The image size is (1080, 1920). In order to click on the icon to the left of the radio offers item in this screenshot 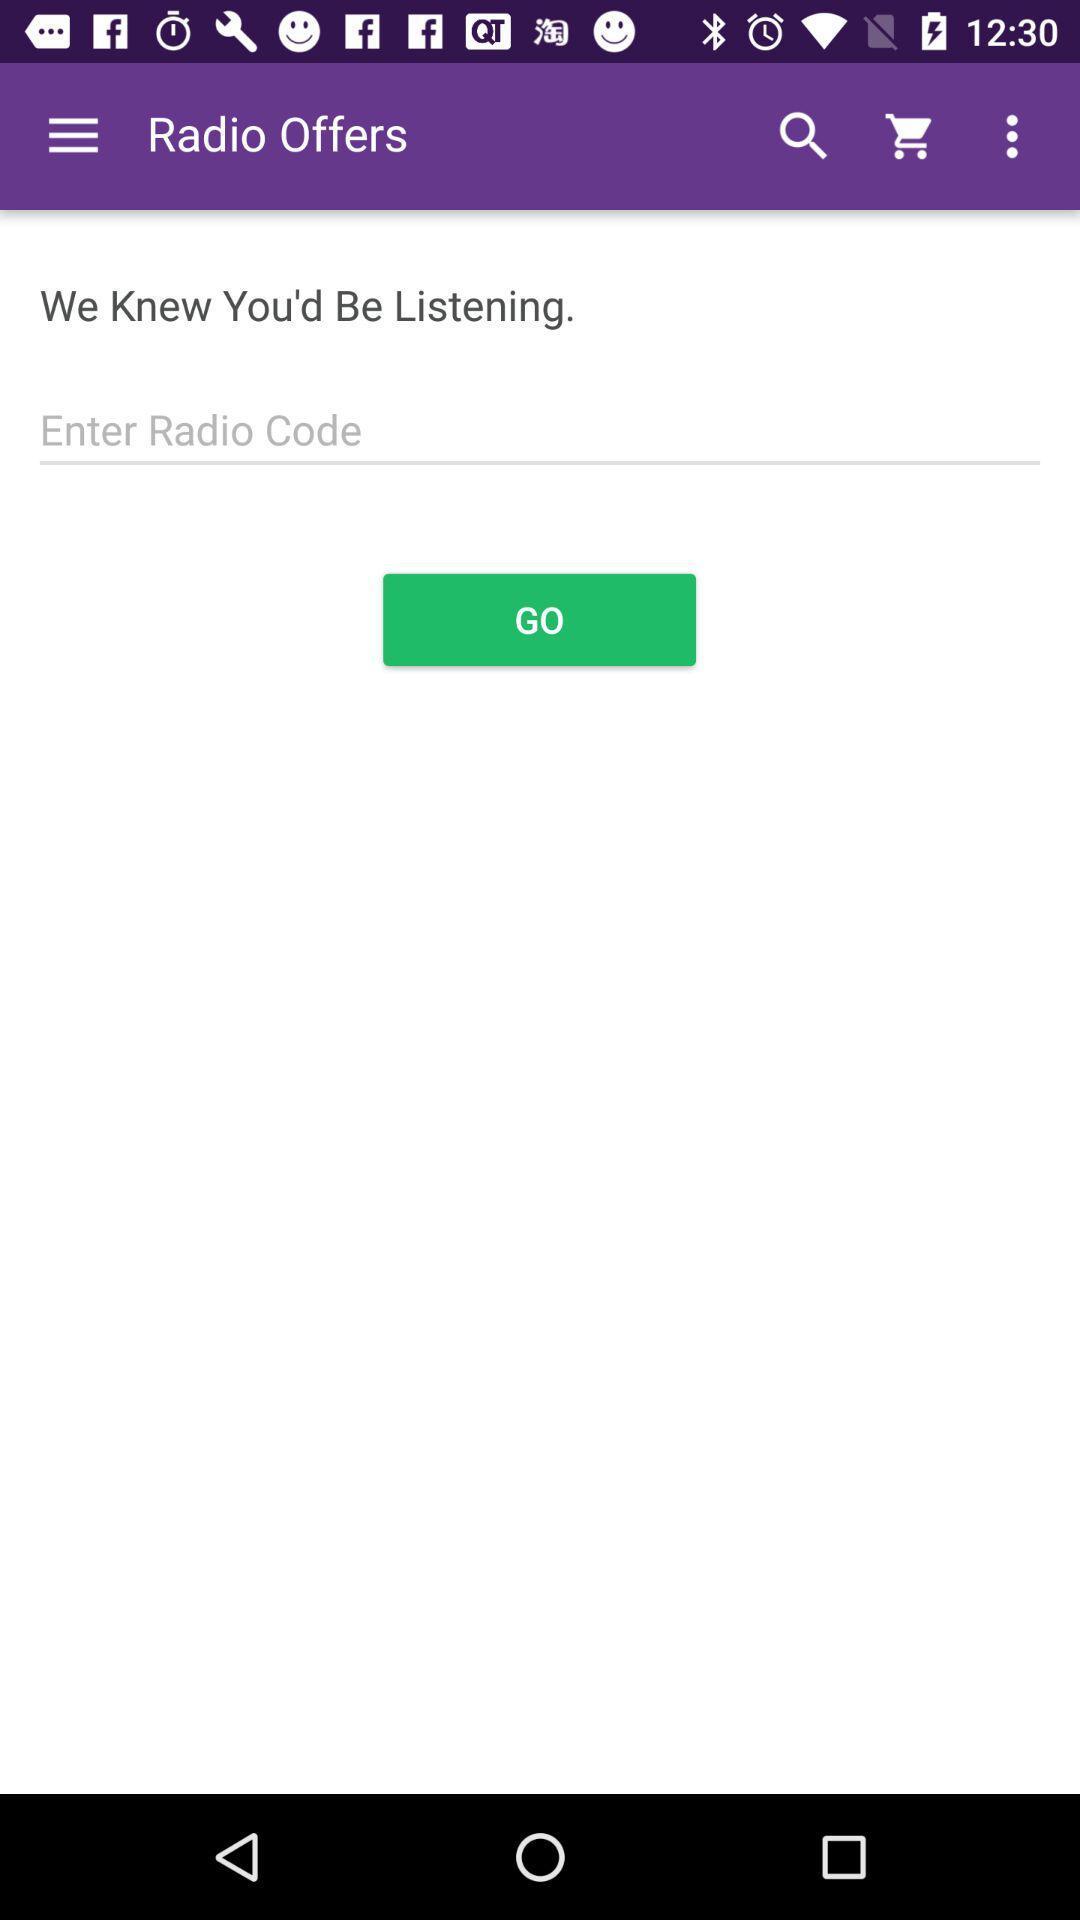, I will do `click(72, 135)`.